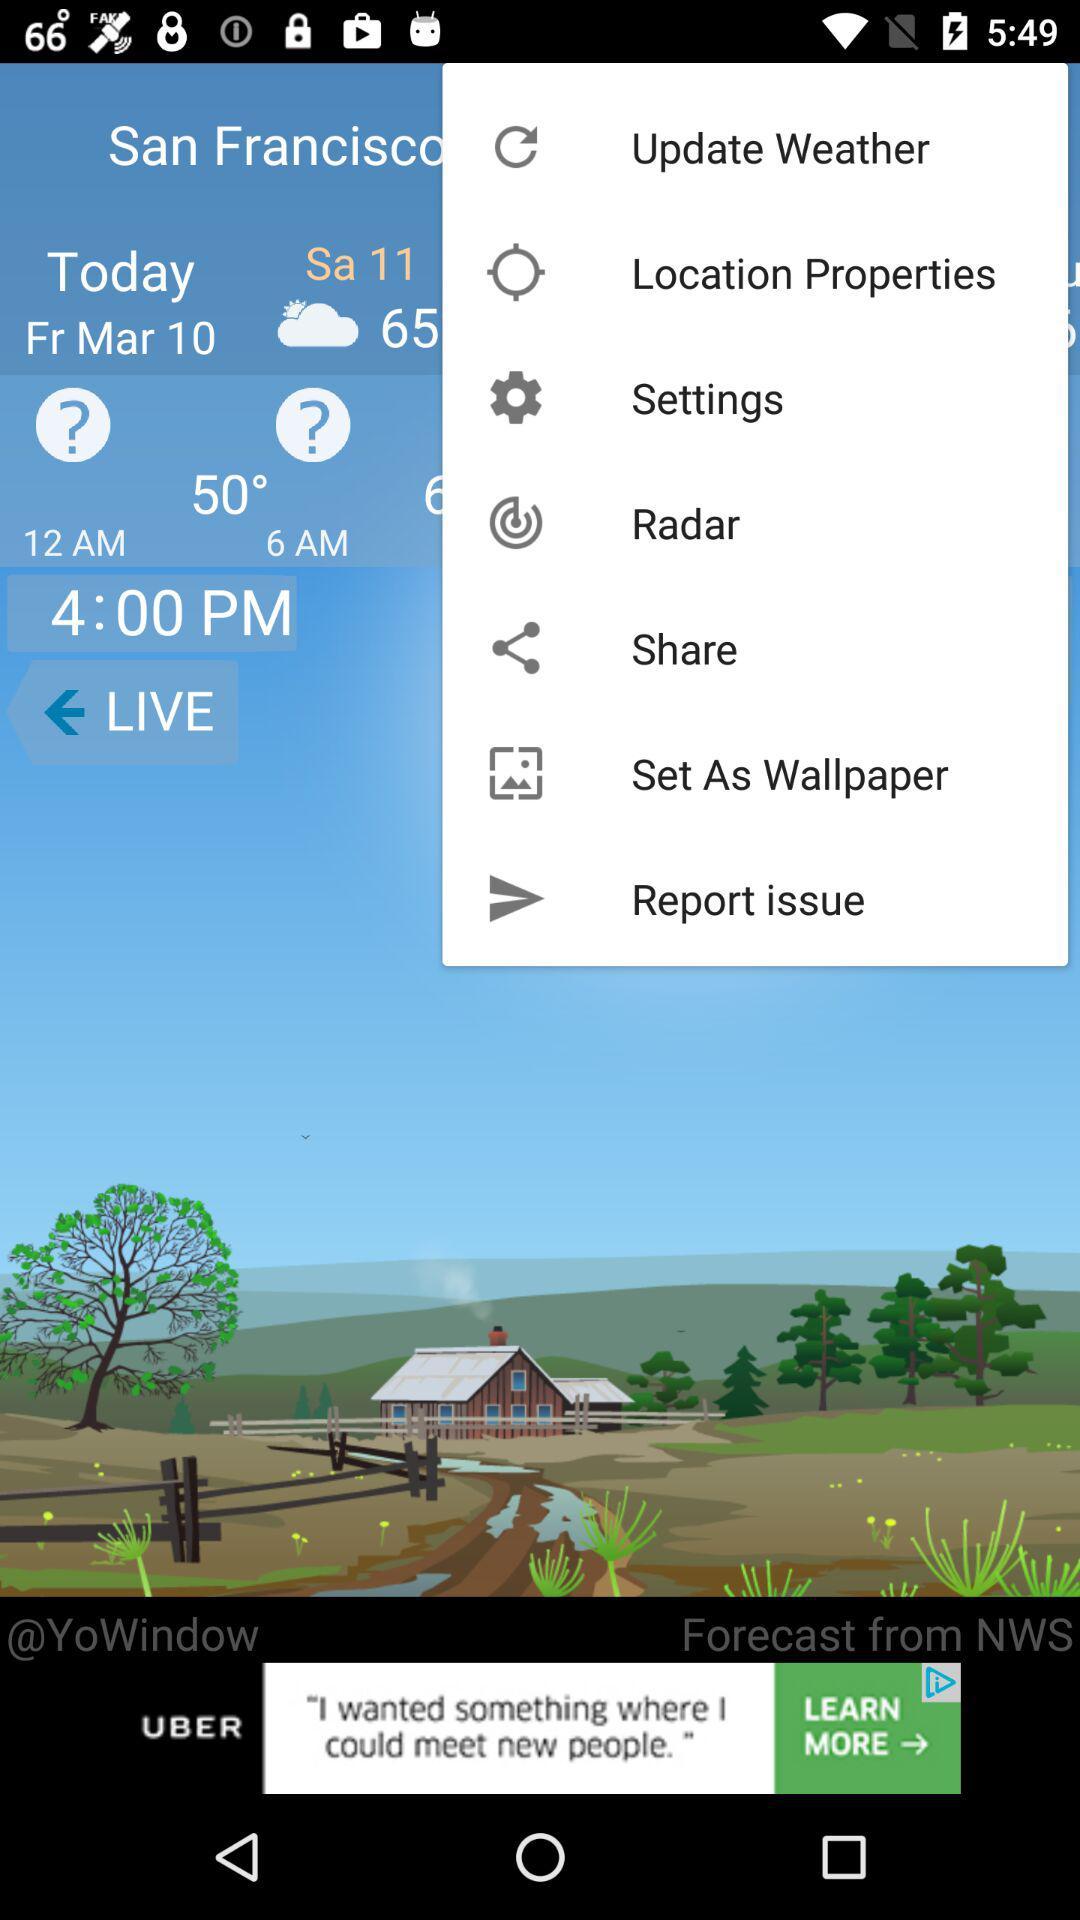  Describe the element at coordinates (707, 397) in the screenshot. I see `the settings icon` at that location.